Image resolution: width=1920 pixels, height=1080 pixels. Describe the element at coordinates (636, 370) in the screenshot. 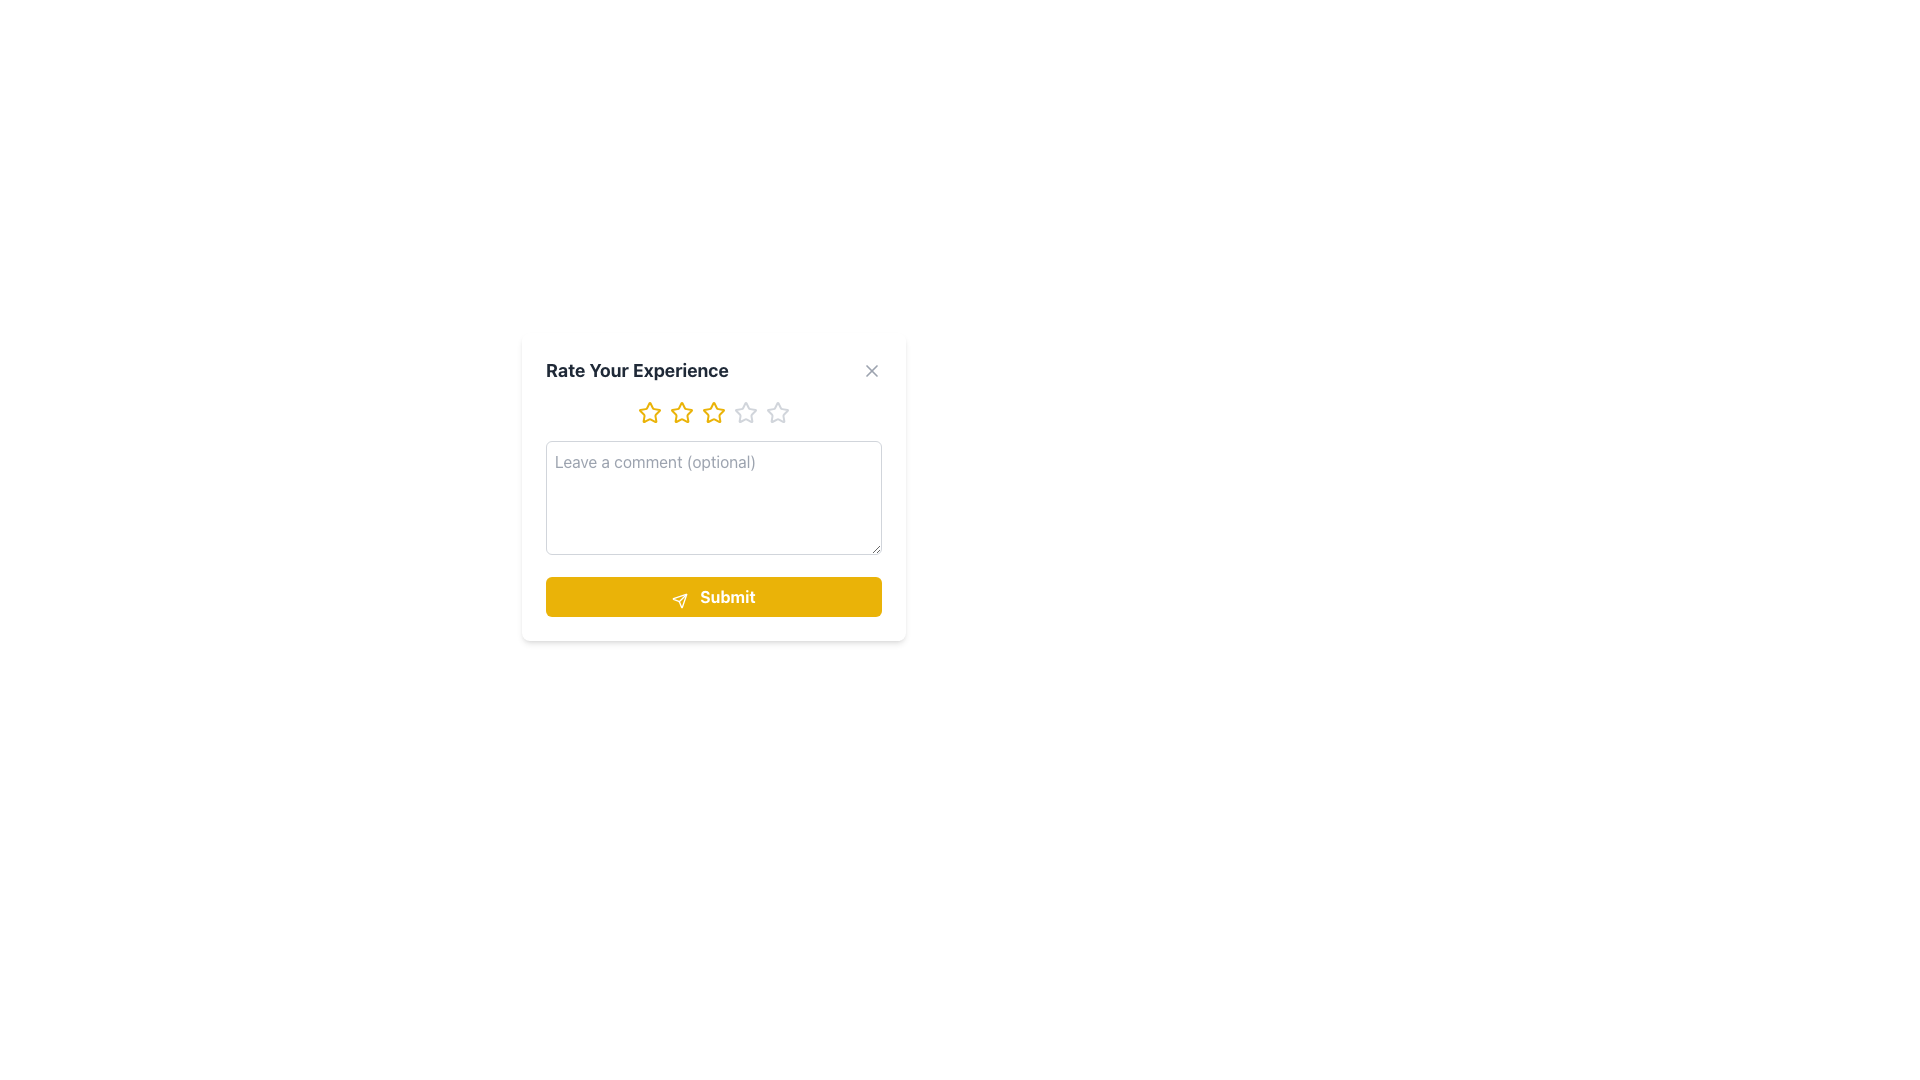

I see `the text label that says 'Rate Your Experience', which is styled in bold and larger font size with dark gray color, positioned at the top of the component above the rating stars and comment box` at that location.